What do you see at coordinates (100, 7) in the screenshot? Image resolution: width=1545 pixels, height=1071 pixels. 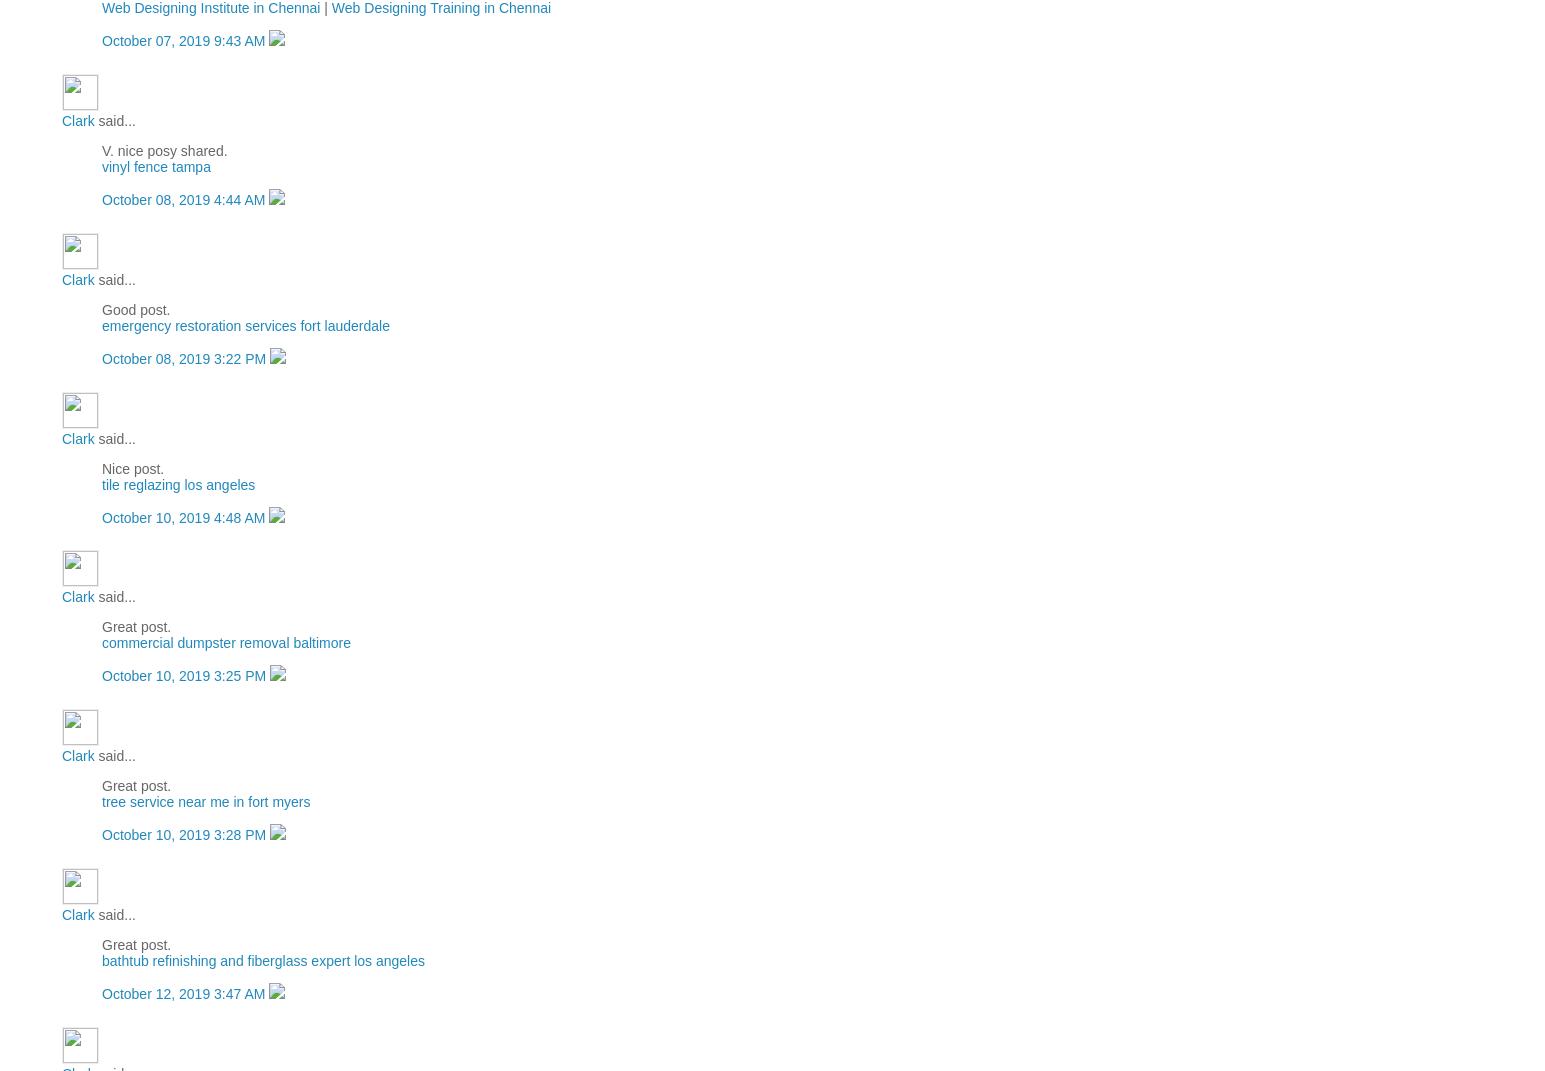 I see `'Web Designing Institute in Chennai'` at bounding box center [100, 7].